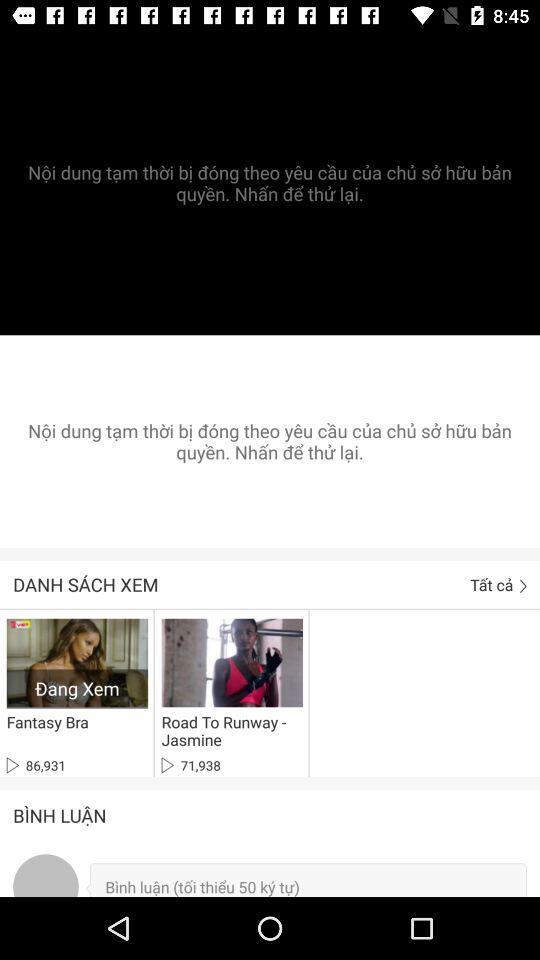 The height and width of the screenshot is (960, 540). Describe the element at coordinates (227, 730) in the screenshot. I see `the road to runway` at that location.